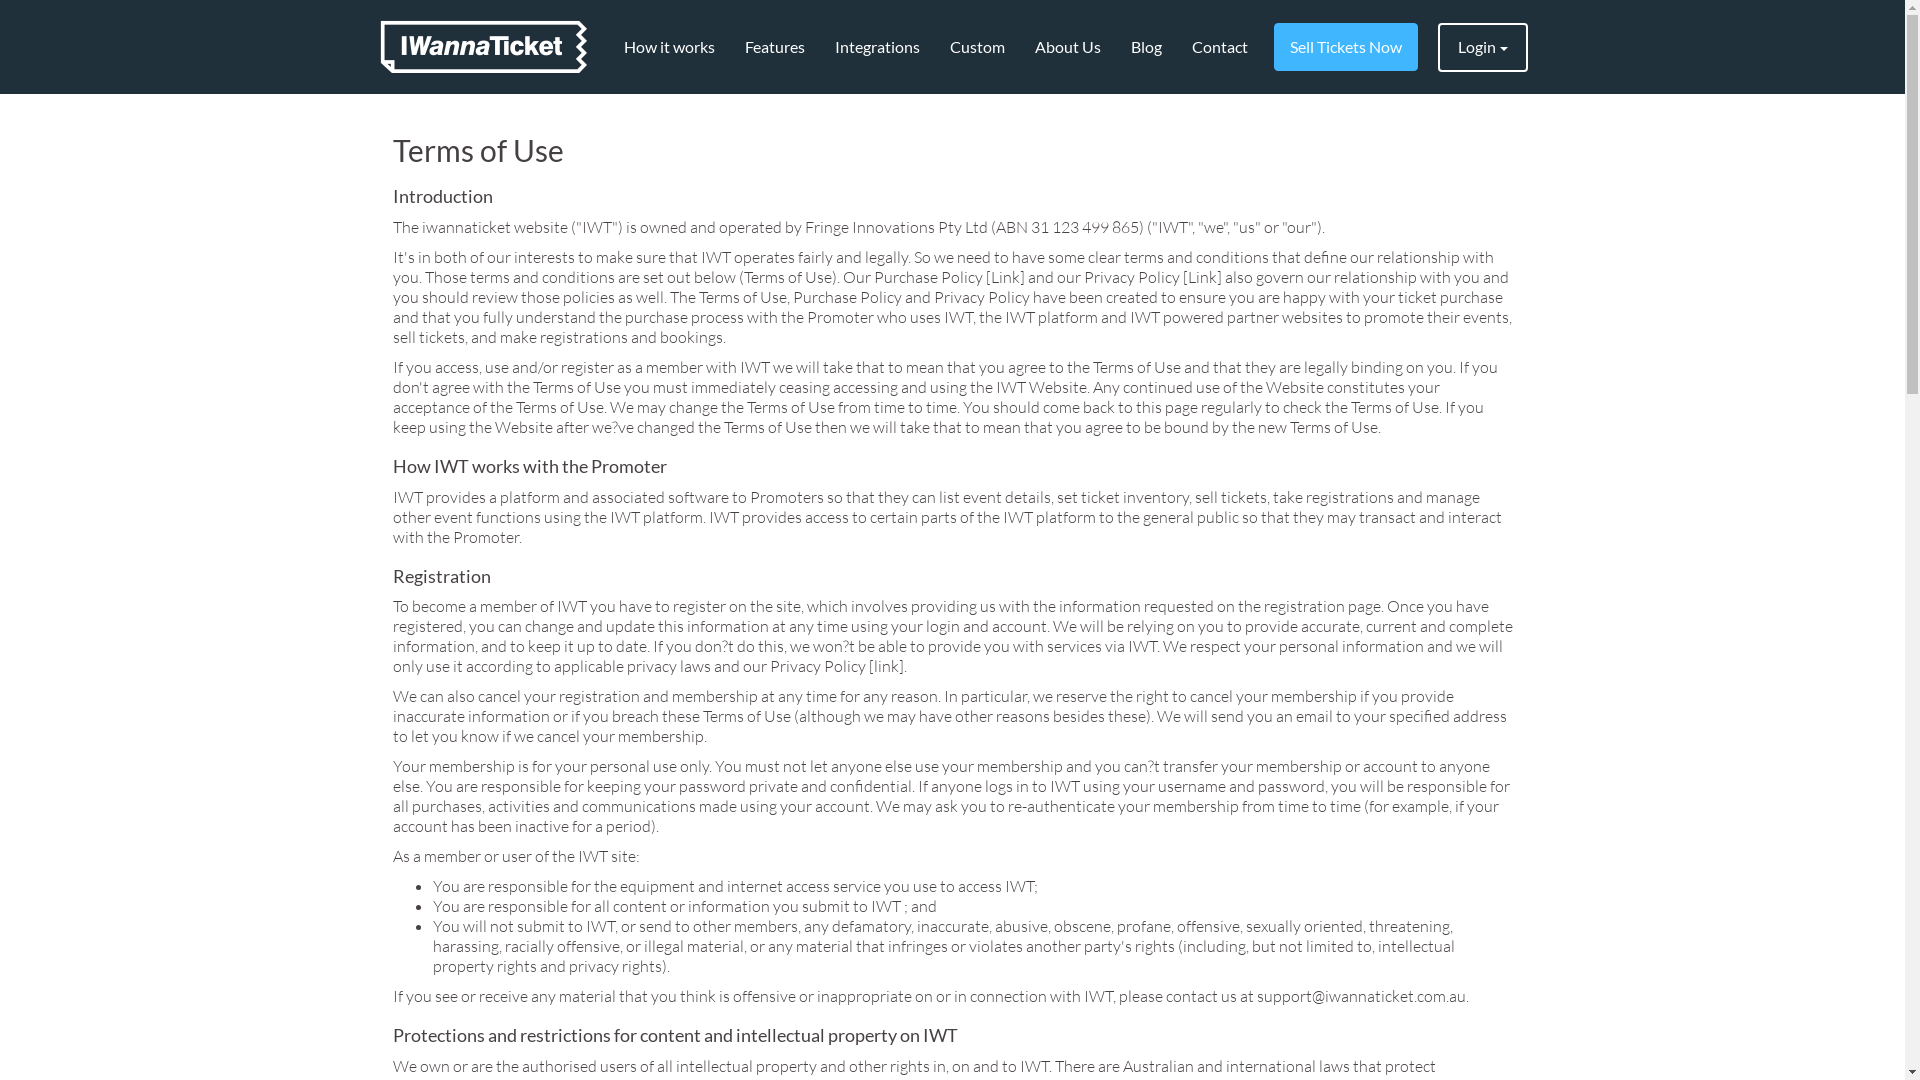  I want to click on 'Login', so click(1483, 46).